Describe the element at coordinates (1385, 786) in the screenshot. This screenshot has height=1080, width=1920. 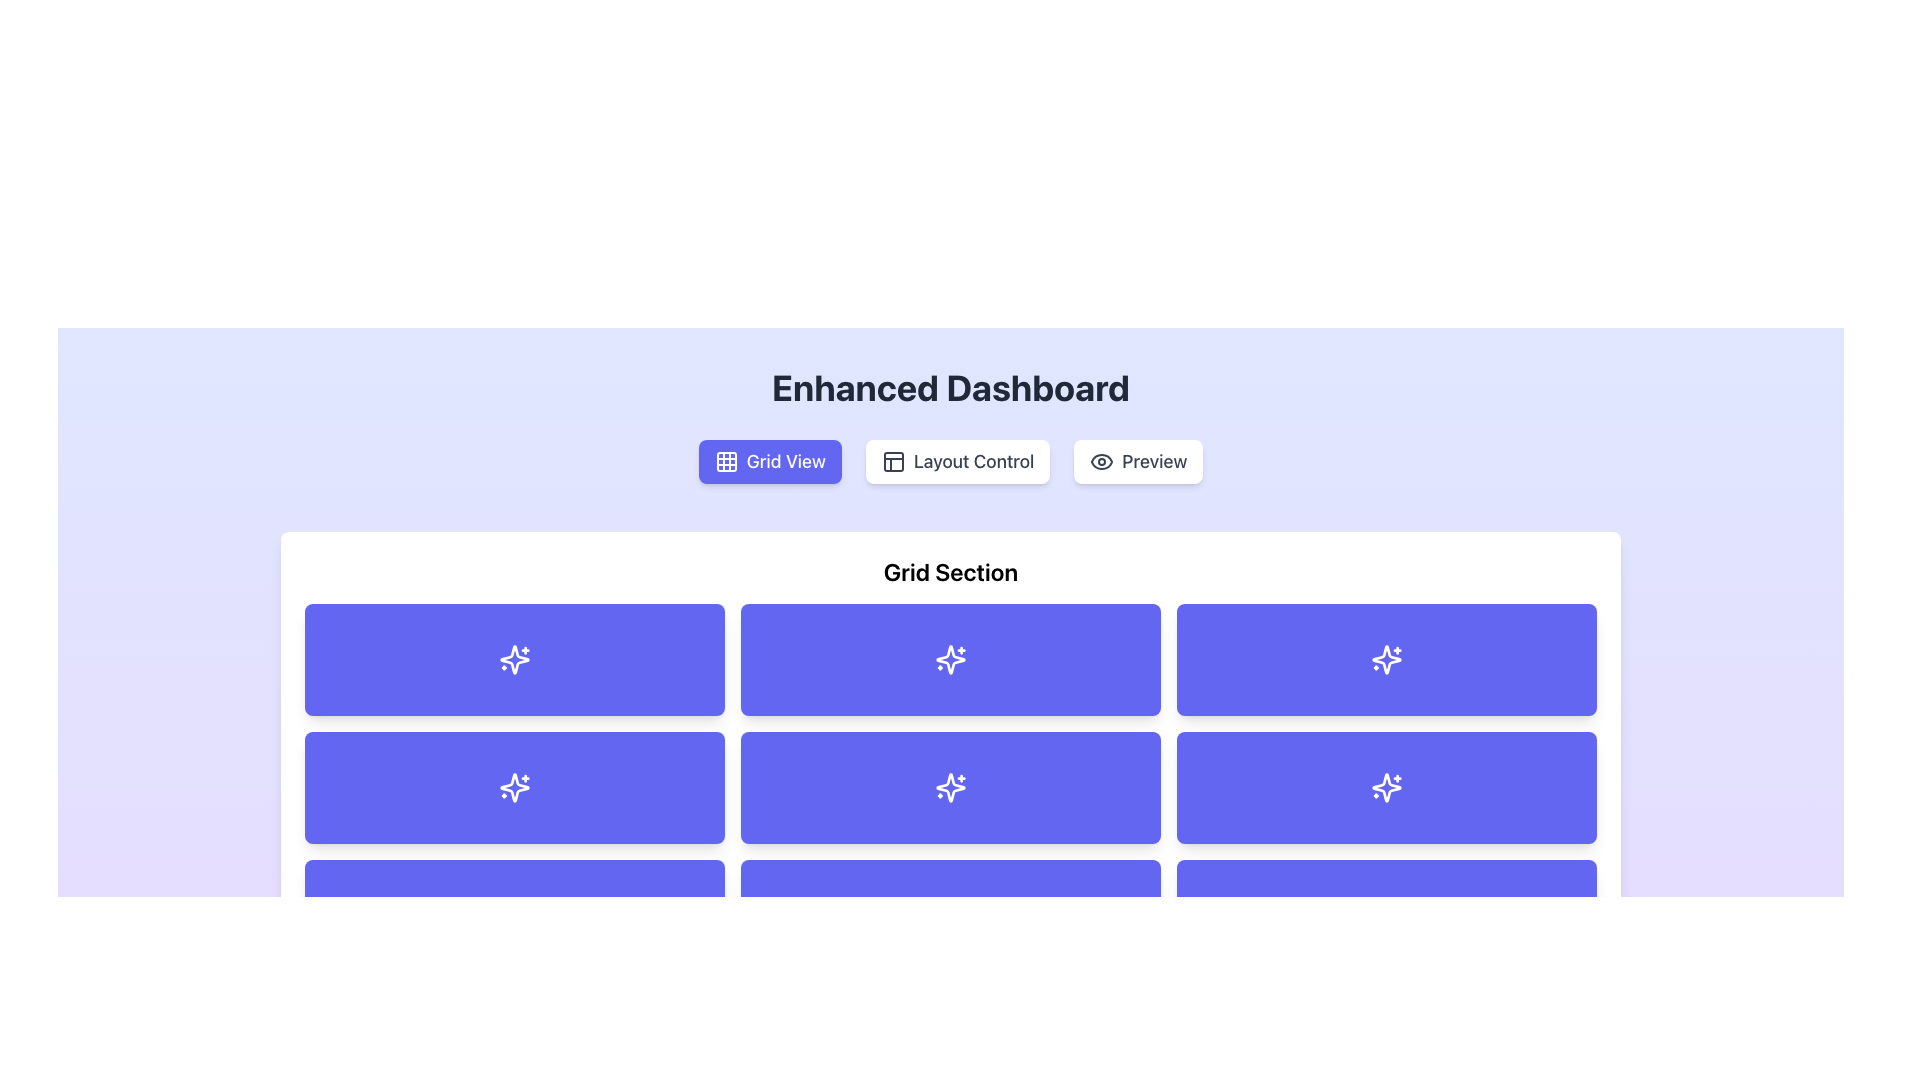
I see `the button located in the third column of the grid in the second row within the 'Grid Section' of the application interface` at that location.